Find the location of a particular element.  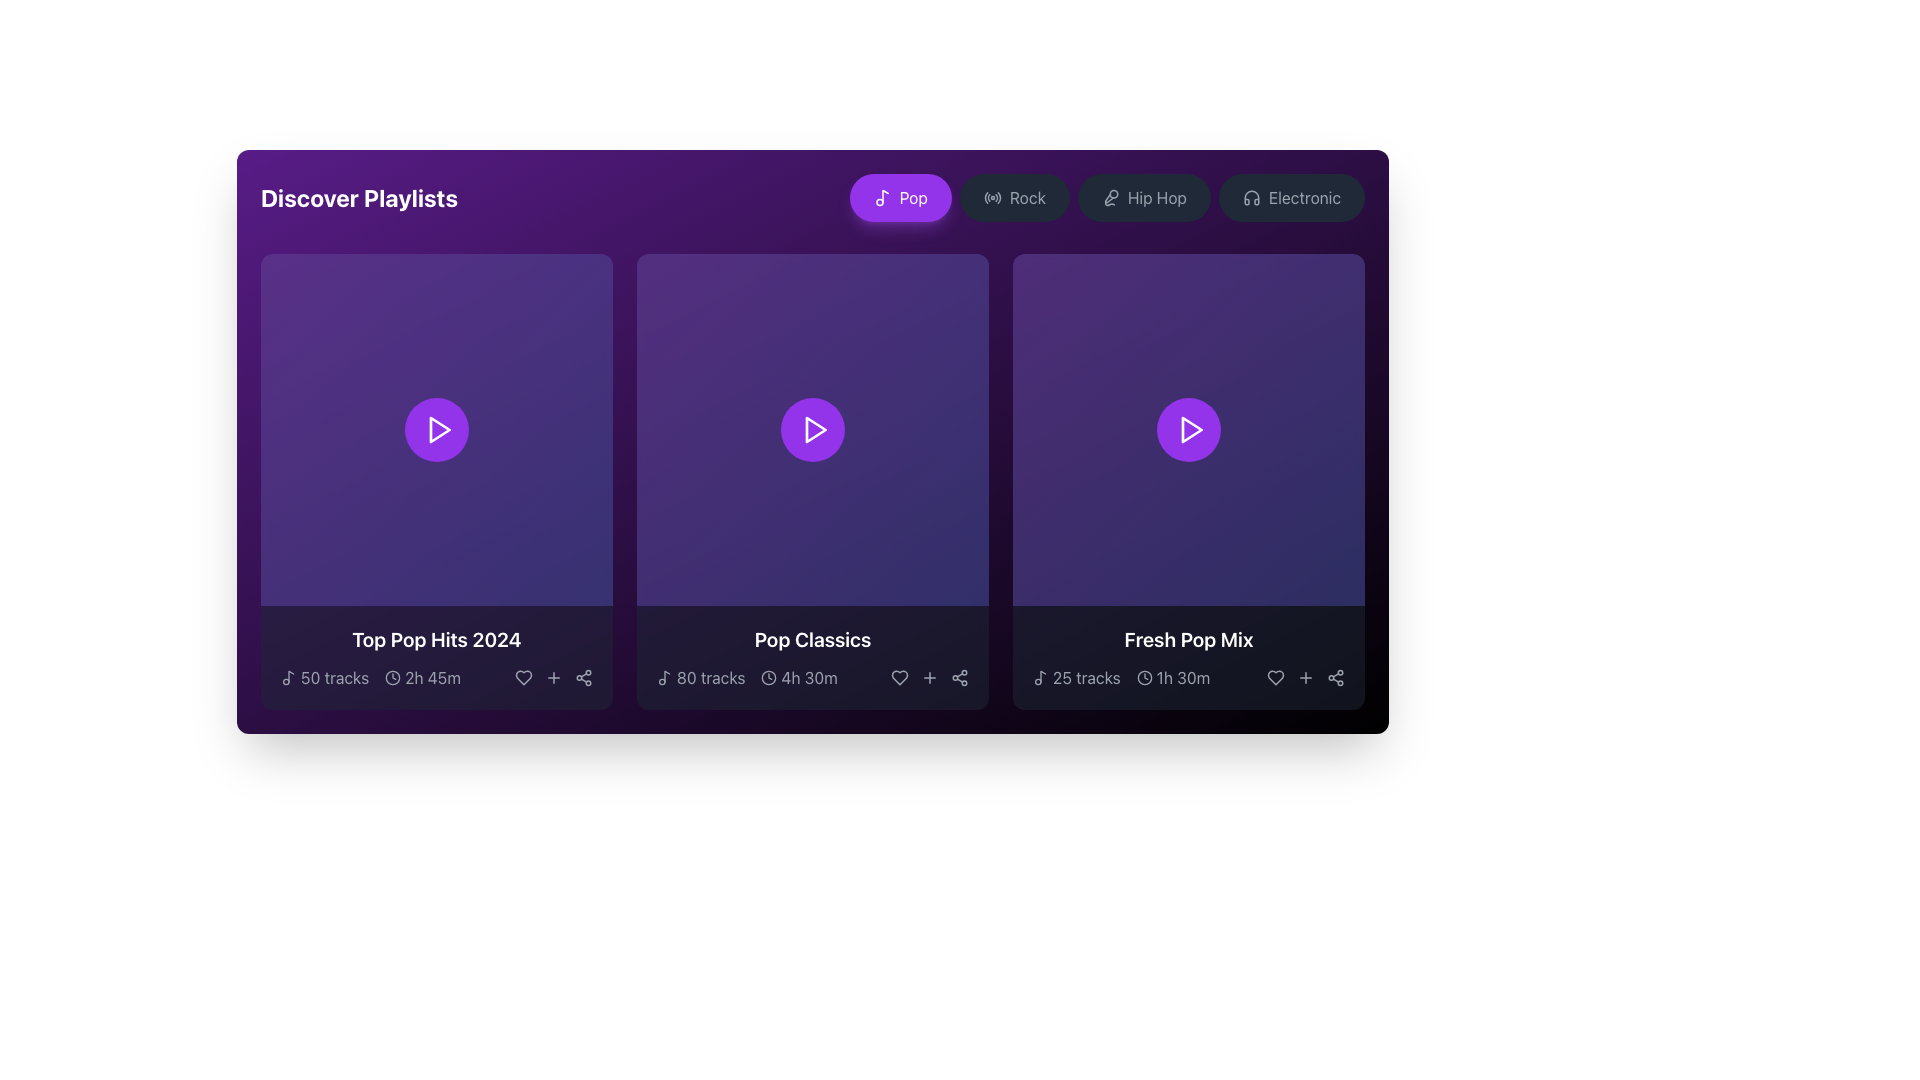

the musical note icon located on the left side beneath the 'Top Pop Hits 2024' card in the 'Discover Playlists' section to understand its information is located at coordinates (287, 677).